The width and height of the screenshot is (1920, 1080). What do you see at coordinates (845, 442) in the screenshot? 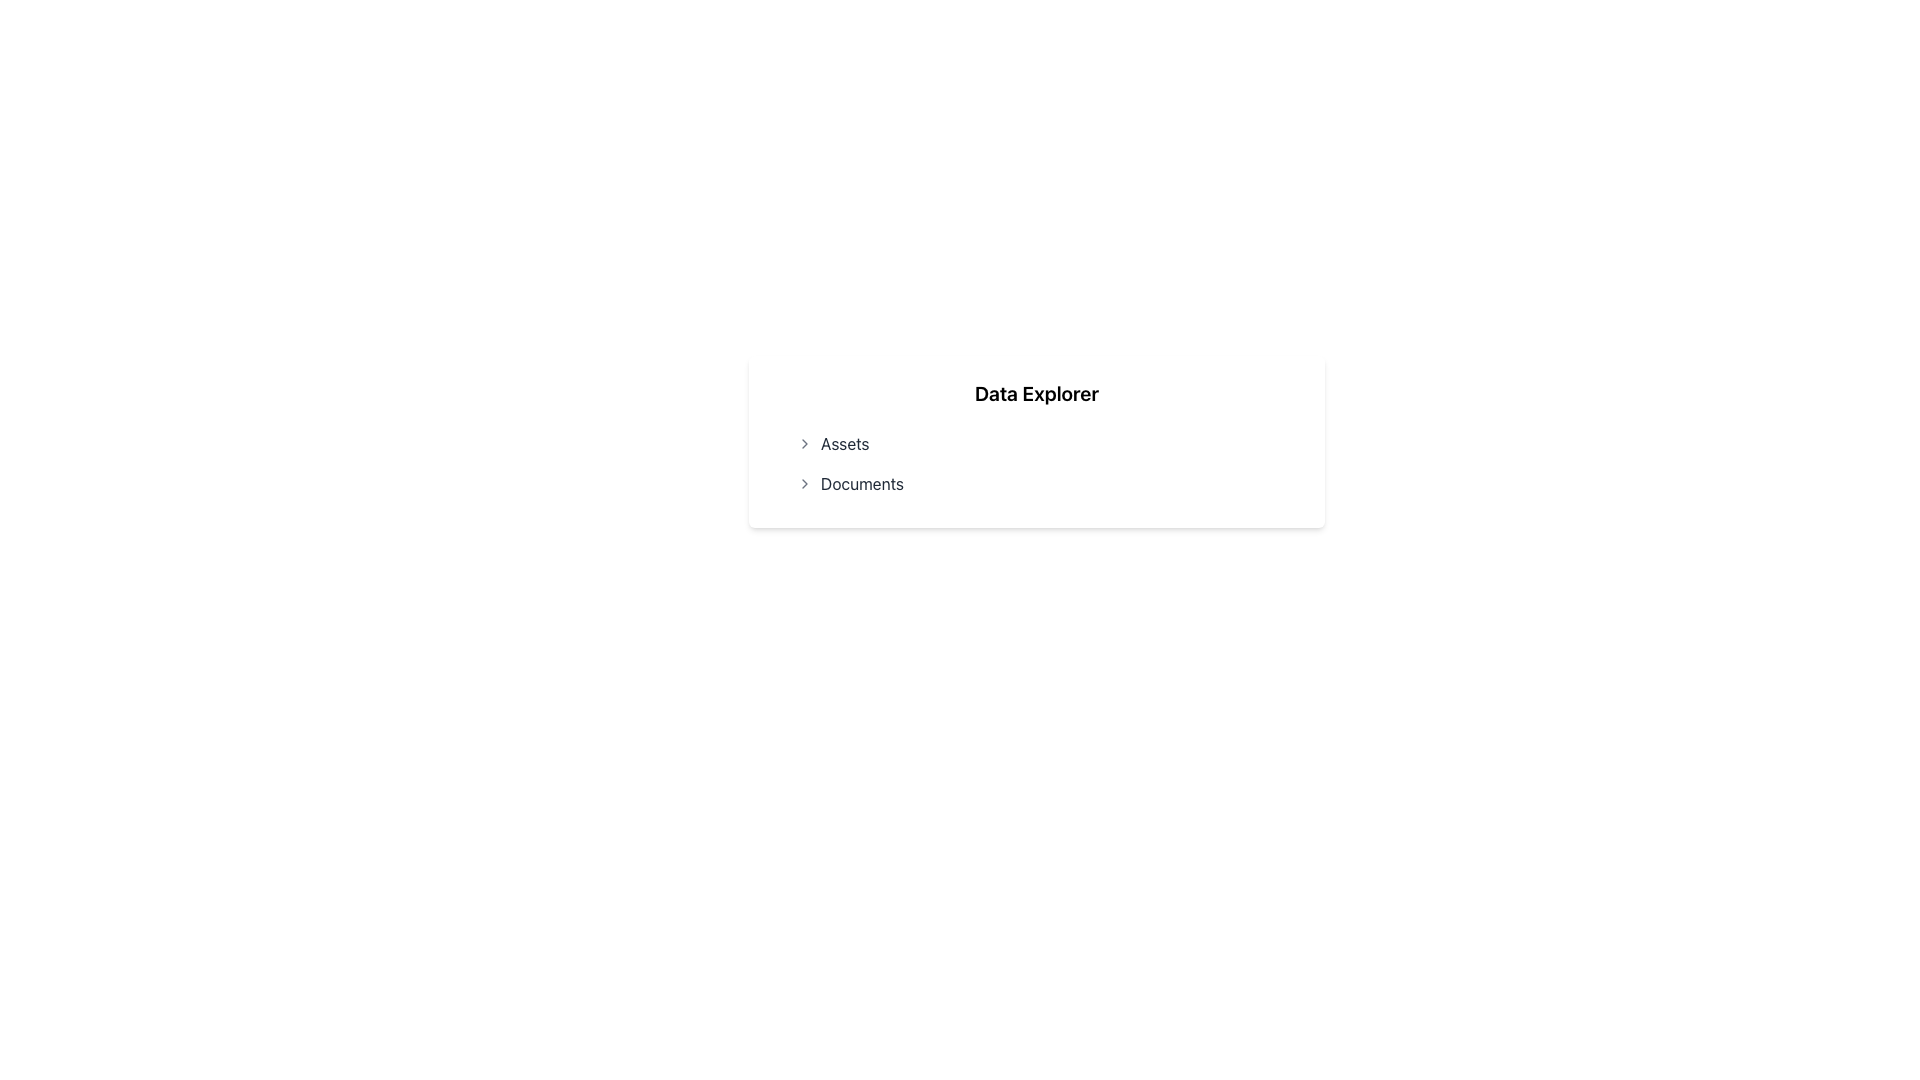
I see `the text label 'Assets' which is the first item in the vertical list under 'Data Explorer.'` at bounding box center [845, 442].